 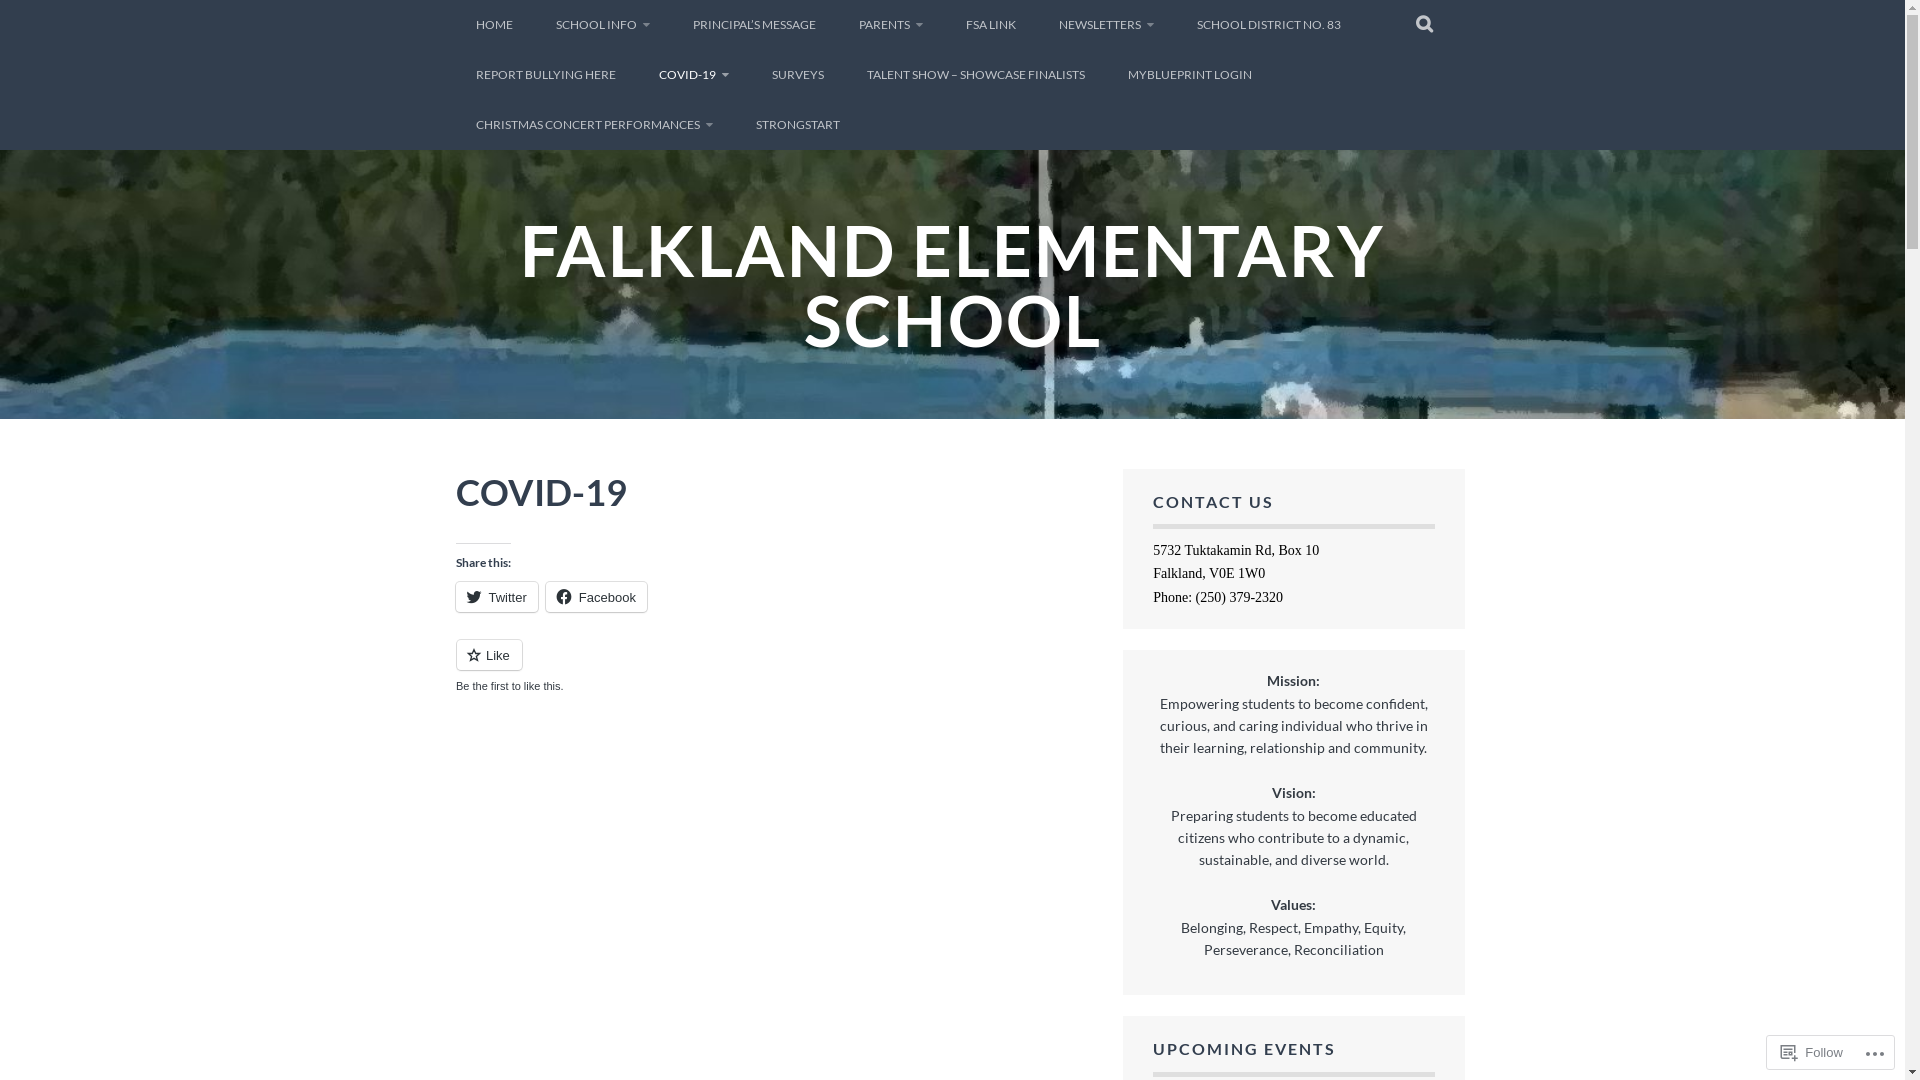 What do you see at coordinates (536, 24) in the screenshot?
I see `'SCHOOL INFO'` at bounding box center [536, 24].